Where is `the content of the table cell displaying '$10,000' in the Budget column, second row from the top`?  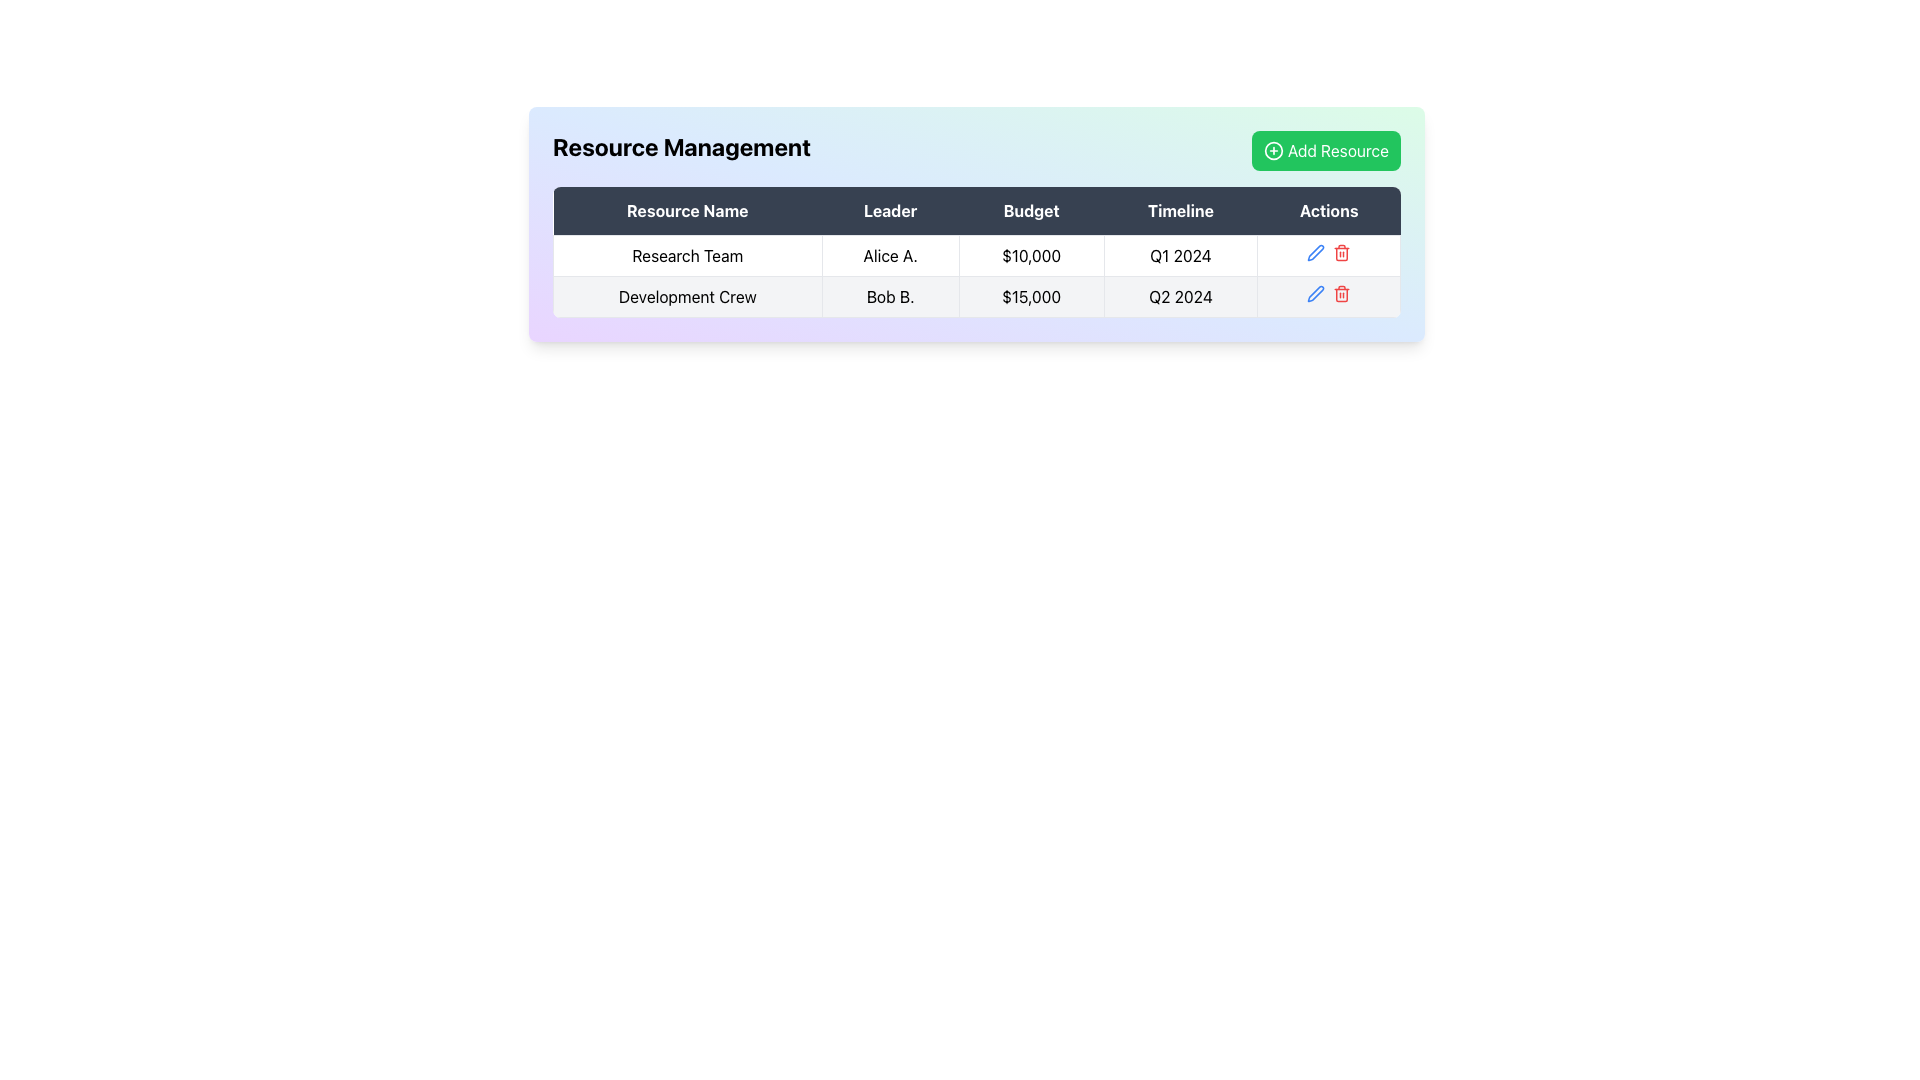 the content of the table cell displaying '$10,000' in the Budget column, second row from the top is located at coordinates (977, 276).